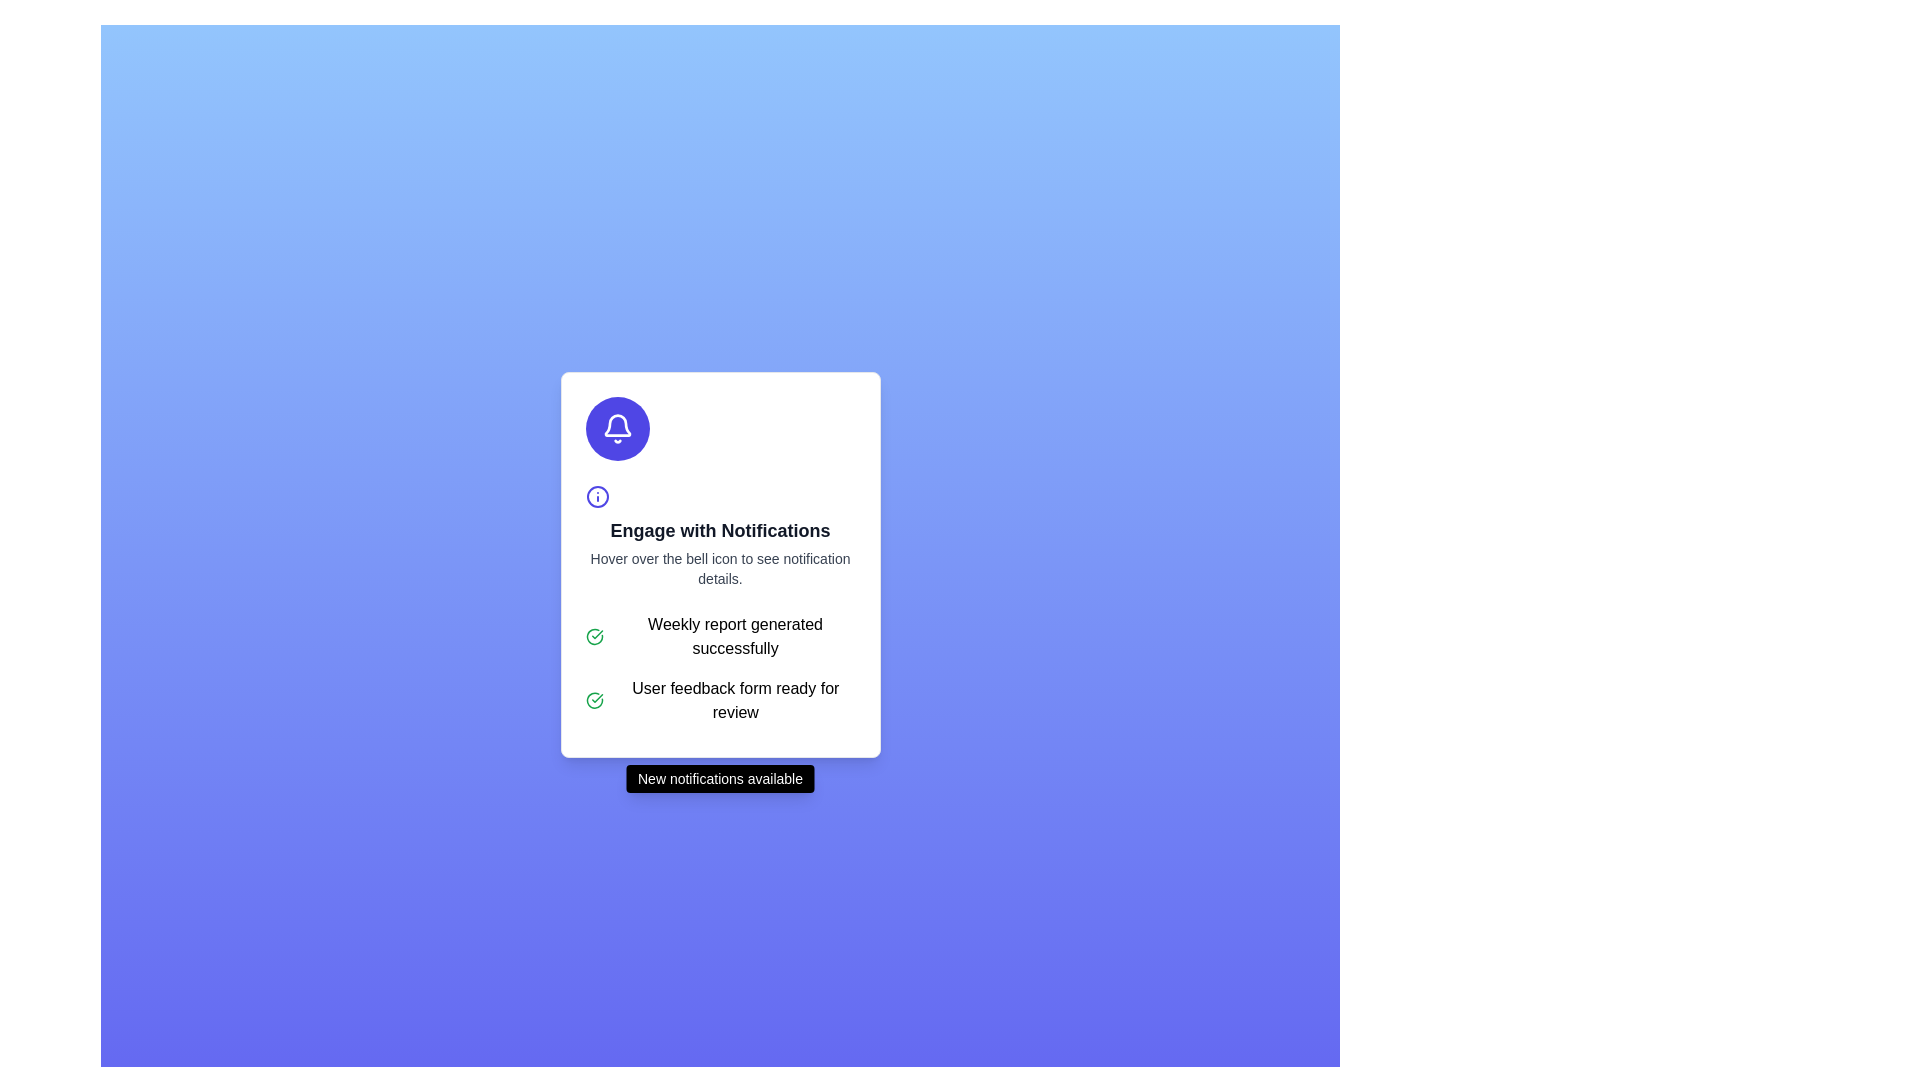  I want to click on the notification bell icon located in the 'Engage with Notifications' section, which serves as a visual indicator for notifications, so click(616, 424).